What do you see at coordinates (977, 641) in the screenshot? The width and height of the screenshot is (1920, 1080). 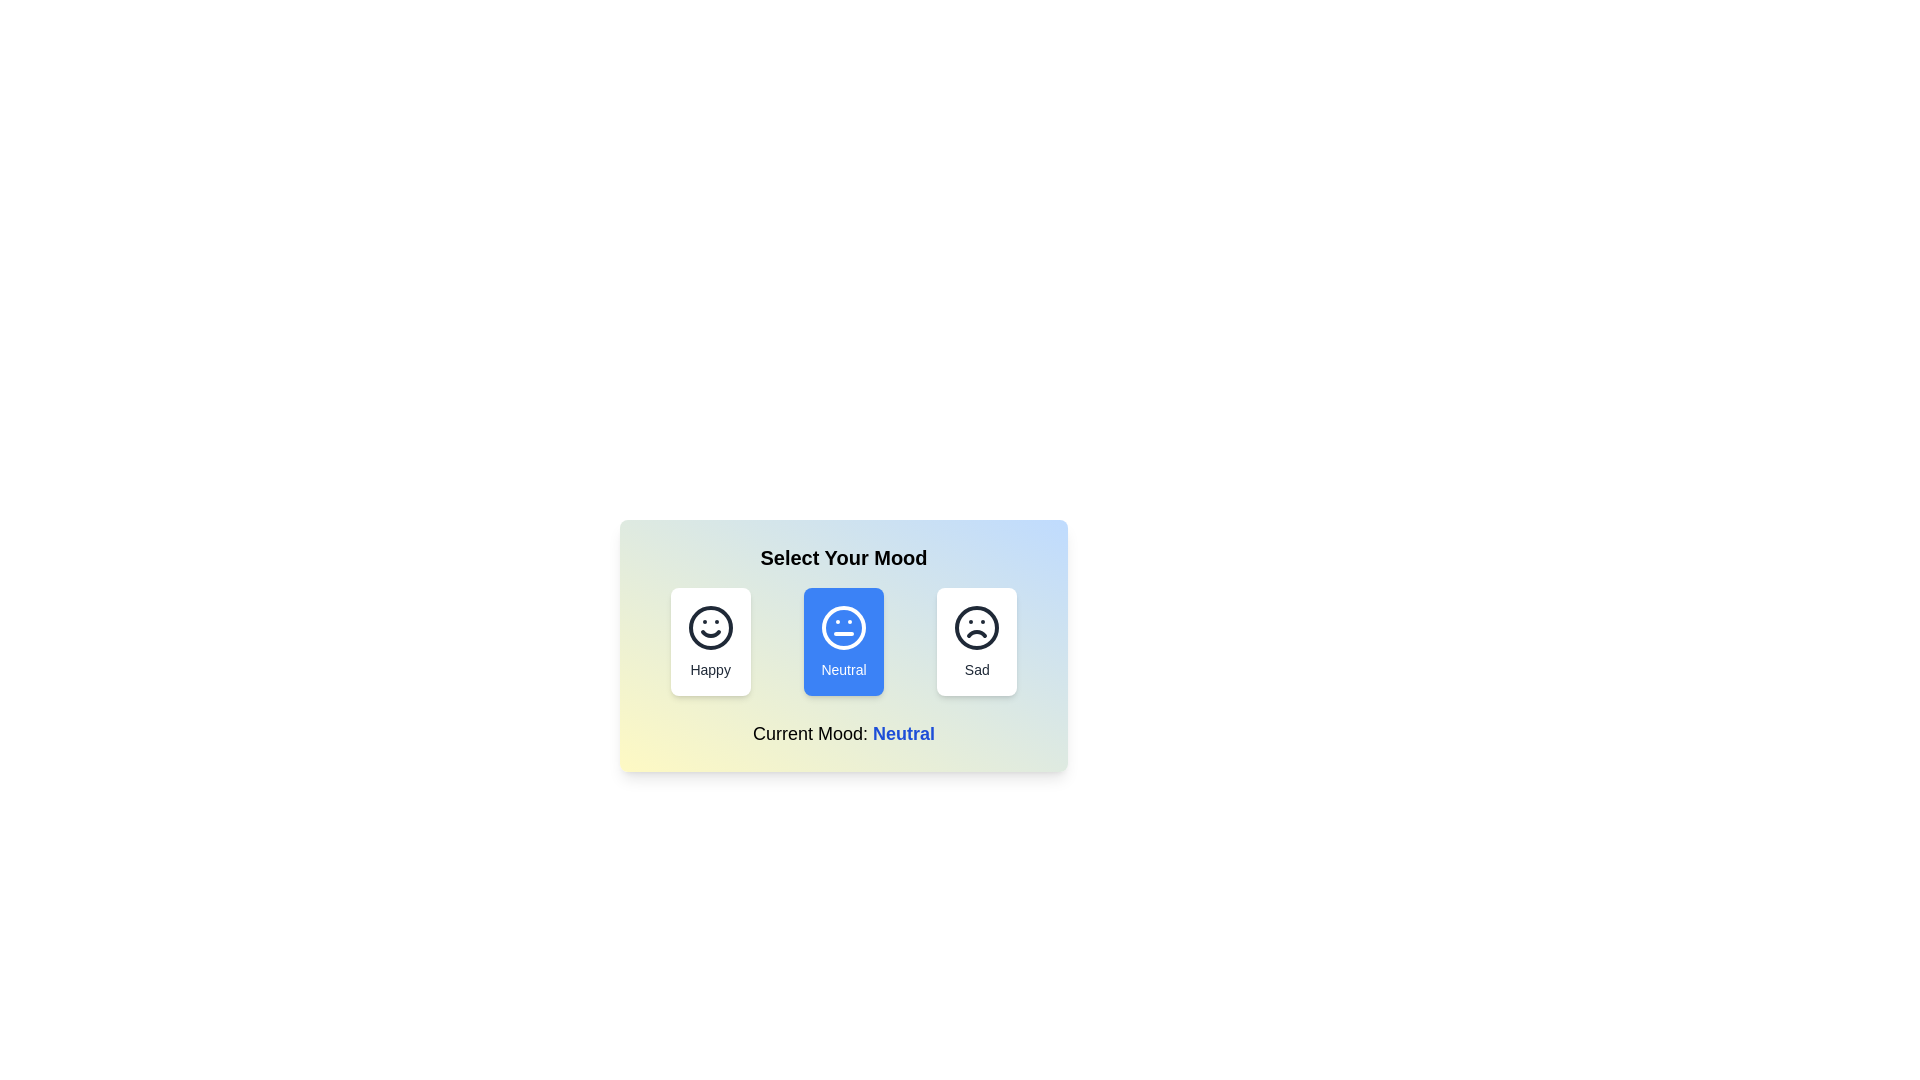 I see `the mood button corresponding to Sad` at bounding box center [977, 641].